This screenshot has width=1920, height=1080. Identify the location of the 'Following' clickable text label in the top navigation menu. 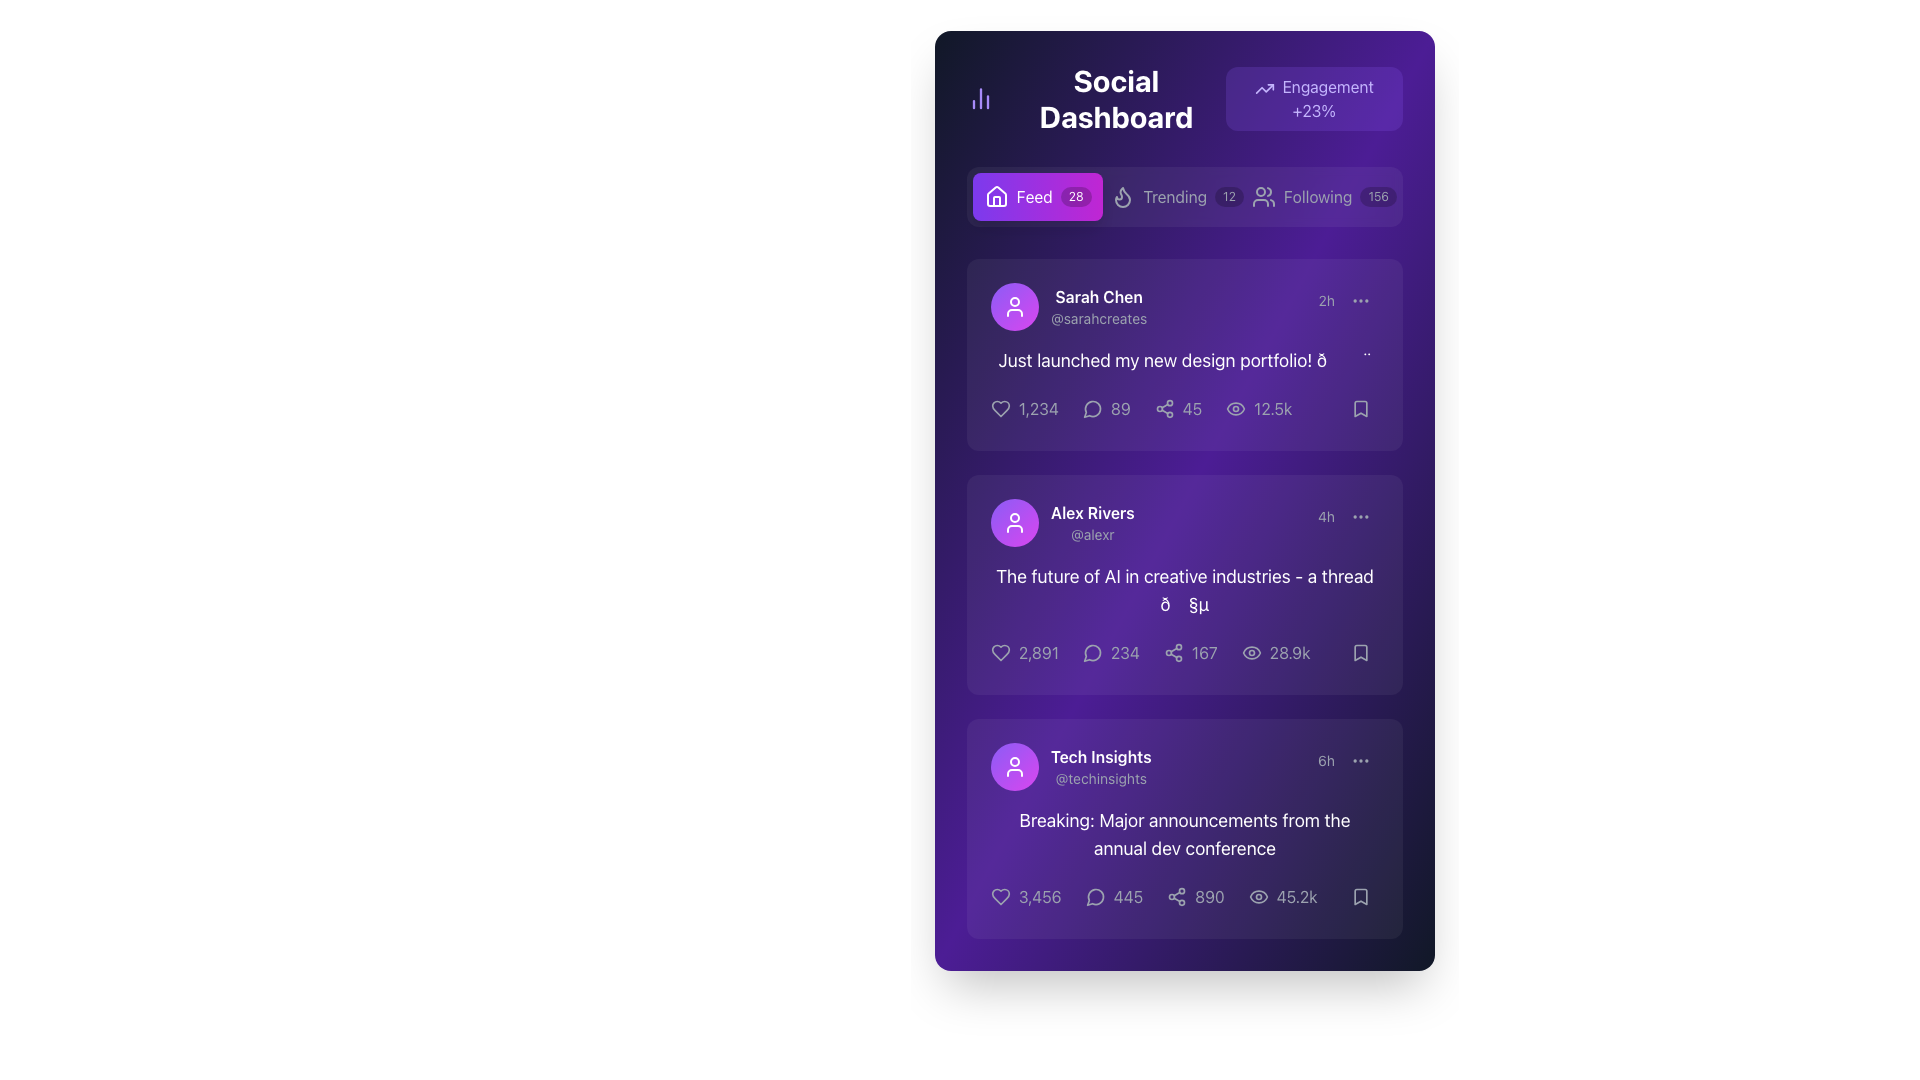
(1318, 196).